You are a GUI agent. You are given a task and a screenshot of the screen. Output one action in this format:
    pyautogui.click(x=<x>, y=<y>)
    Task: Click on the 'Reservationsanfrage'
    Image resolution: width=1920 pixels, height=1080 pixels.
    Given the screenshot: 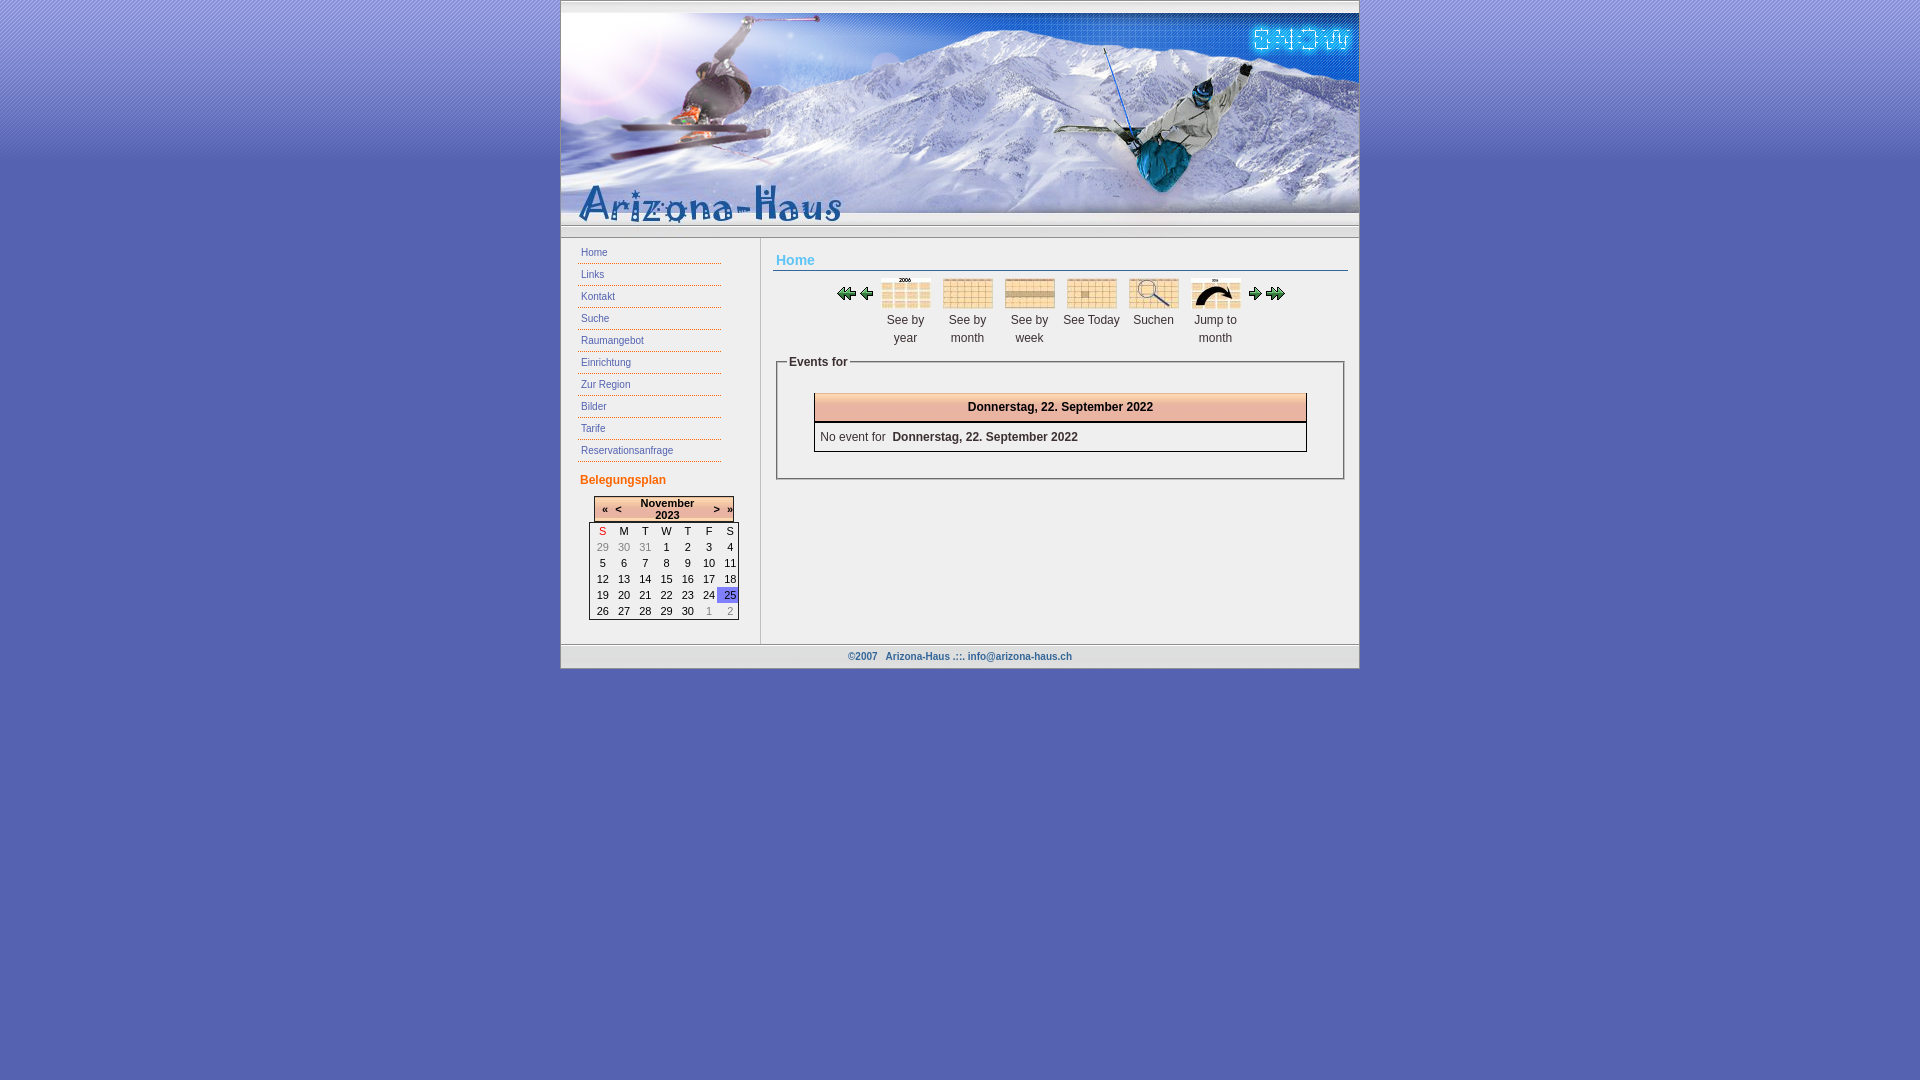 What is the action you would take?
    pyautogui.click(x=649, y=451)
    